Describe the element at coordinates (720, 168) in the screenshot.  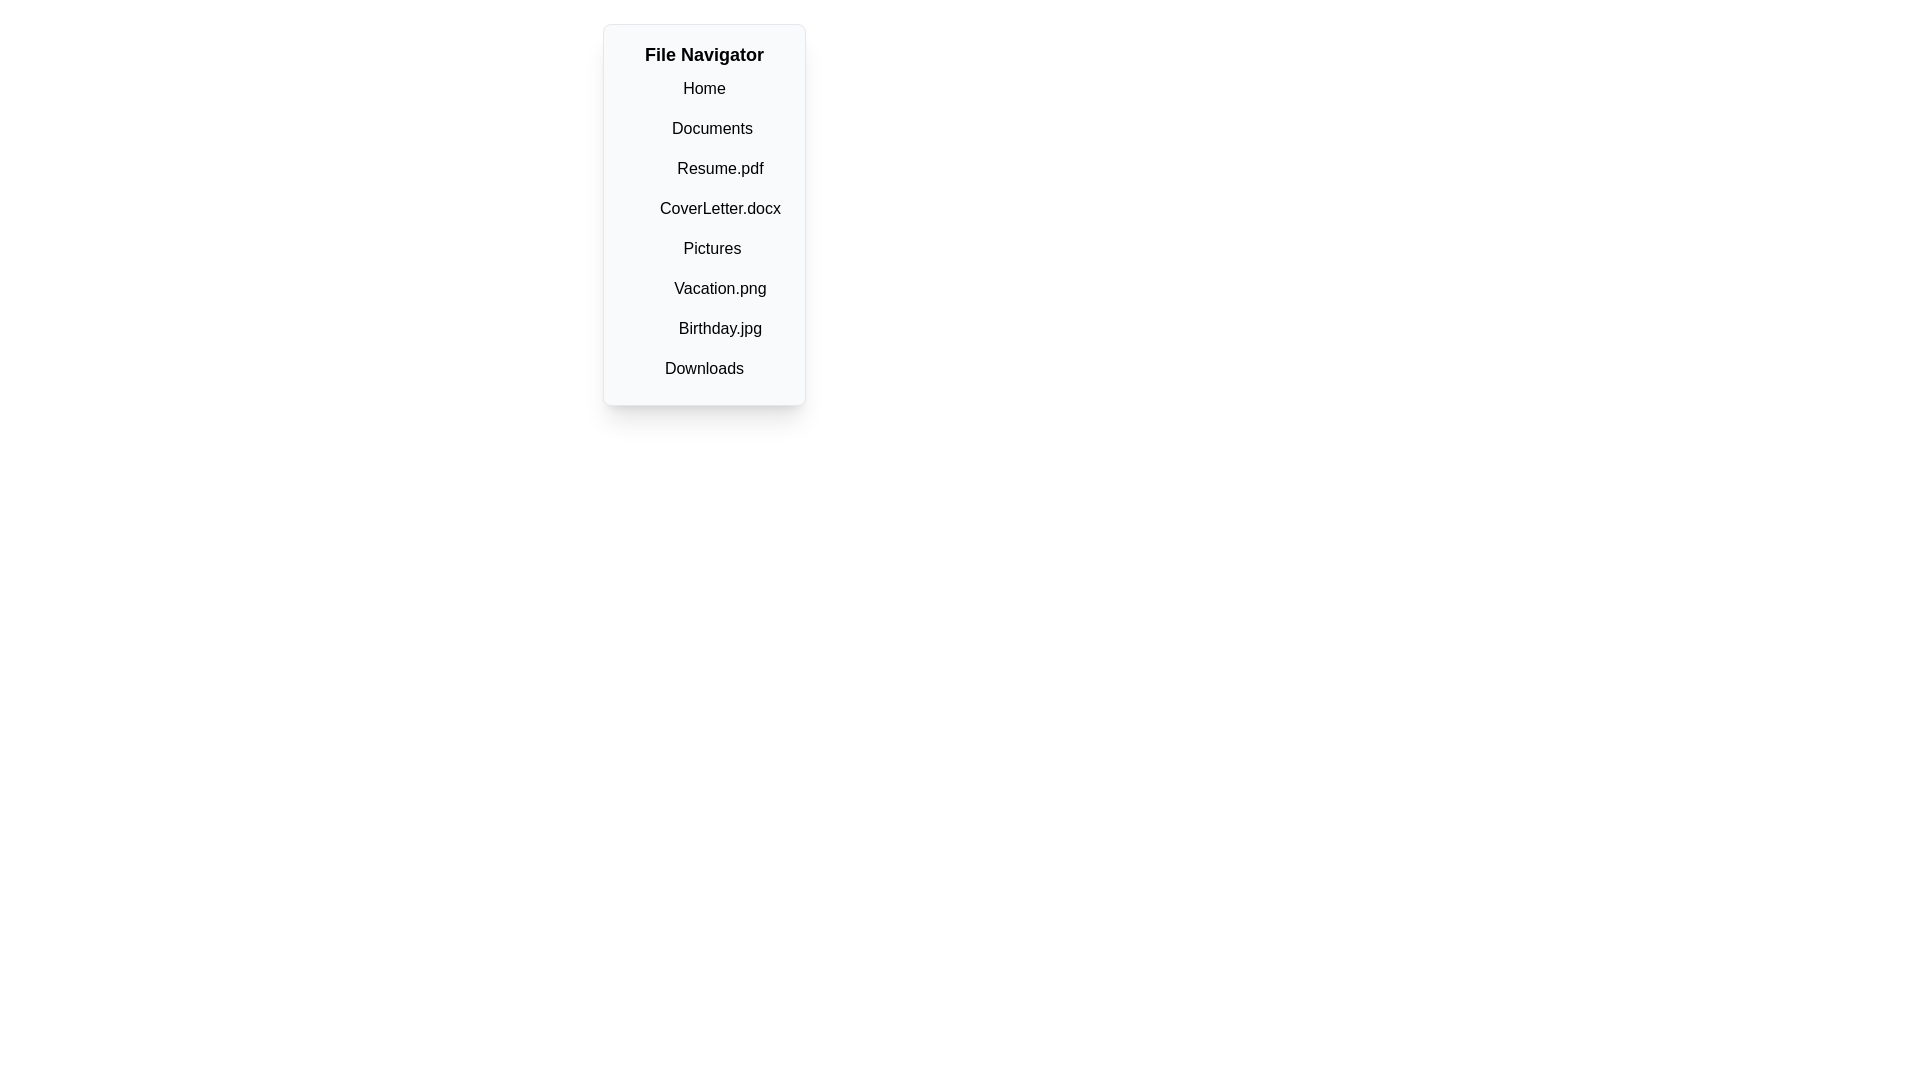
I see `the text item 'Resume.pdf' in the File Navigator list` at that location.